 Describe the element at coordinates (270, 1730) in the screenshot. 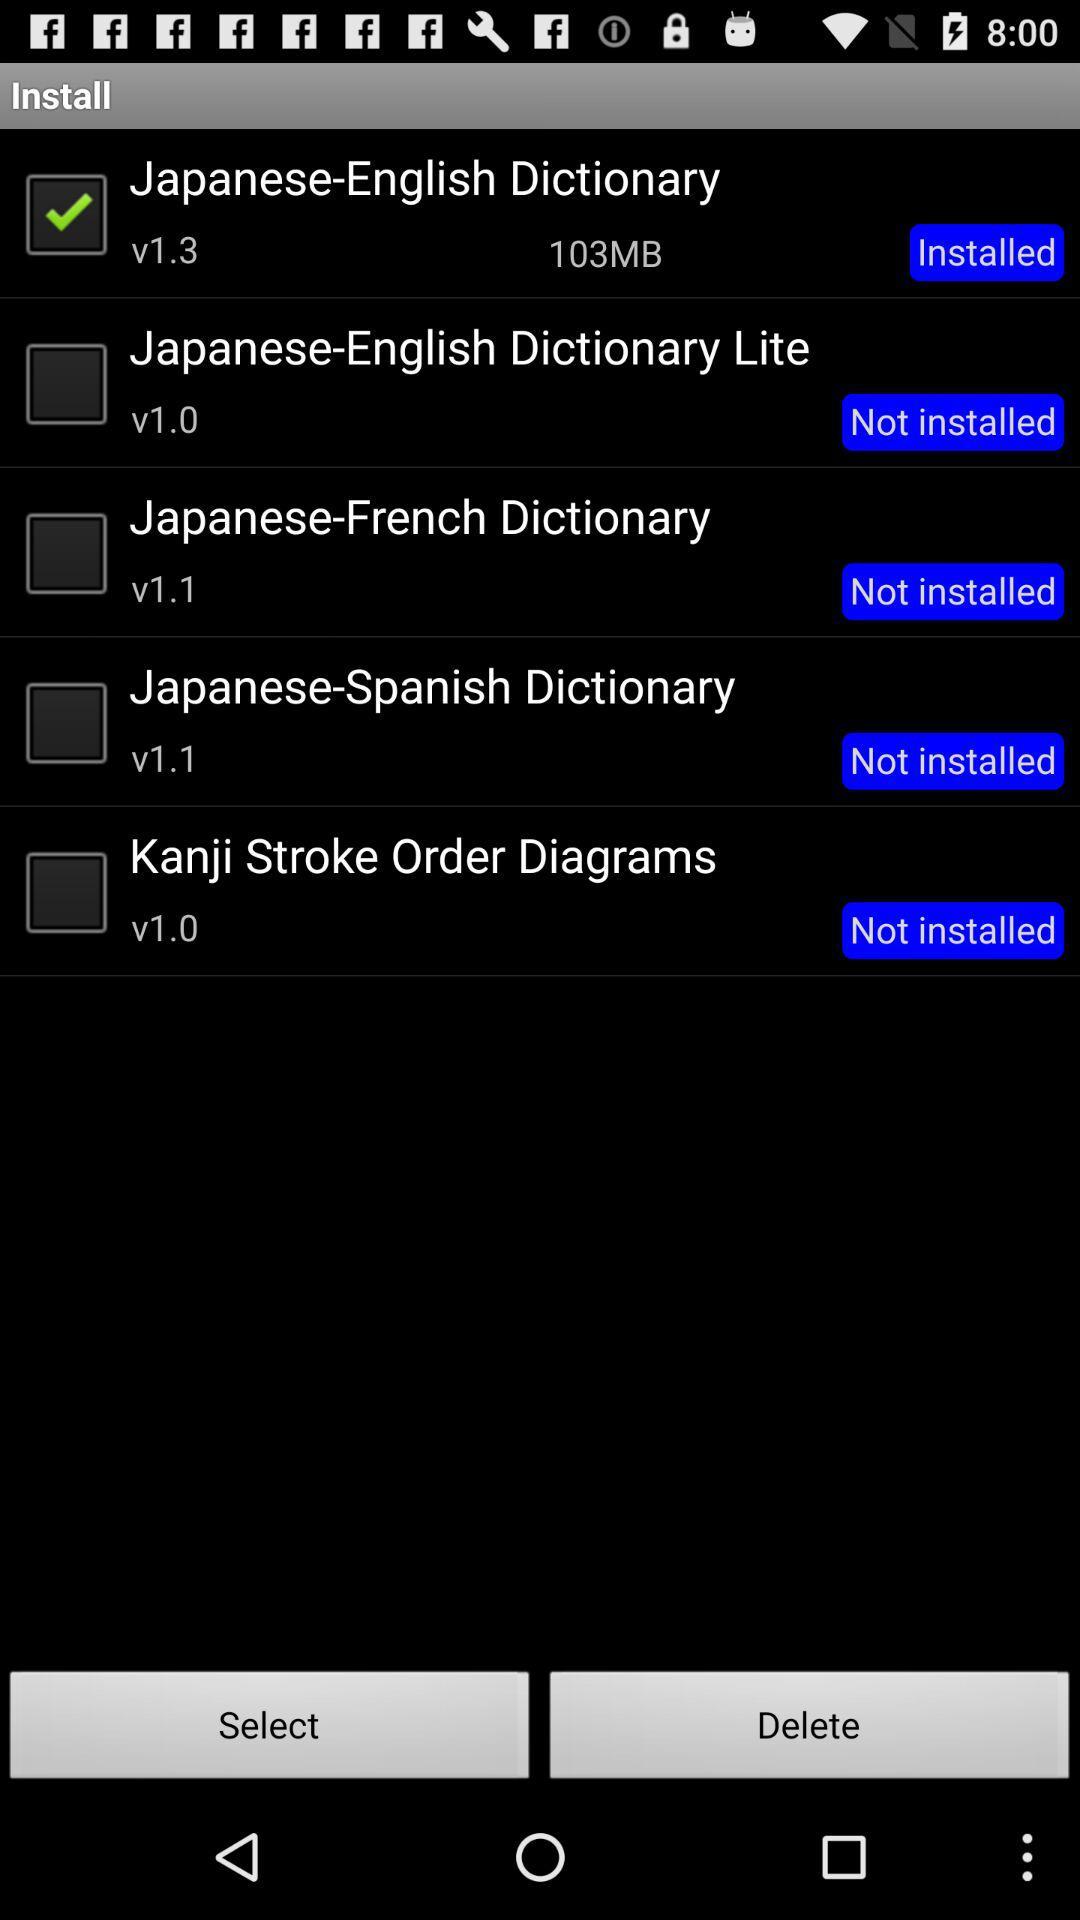

I see `the select button` at that location.